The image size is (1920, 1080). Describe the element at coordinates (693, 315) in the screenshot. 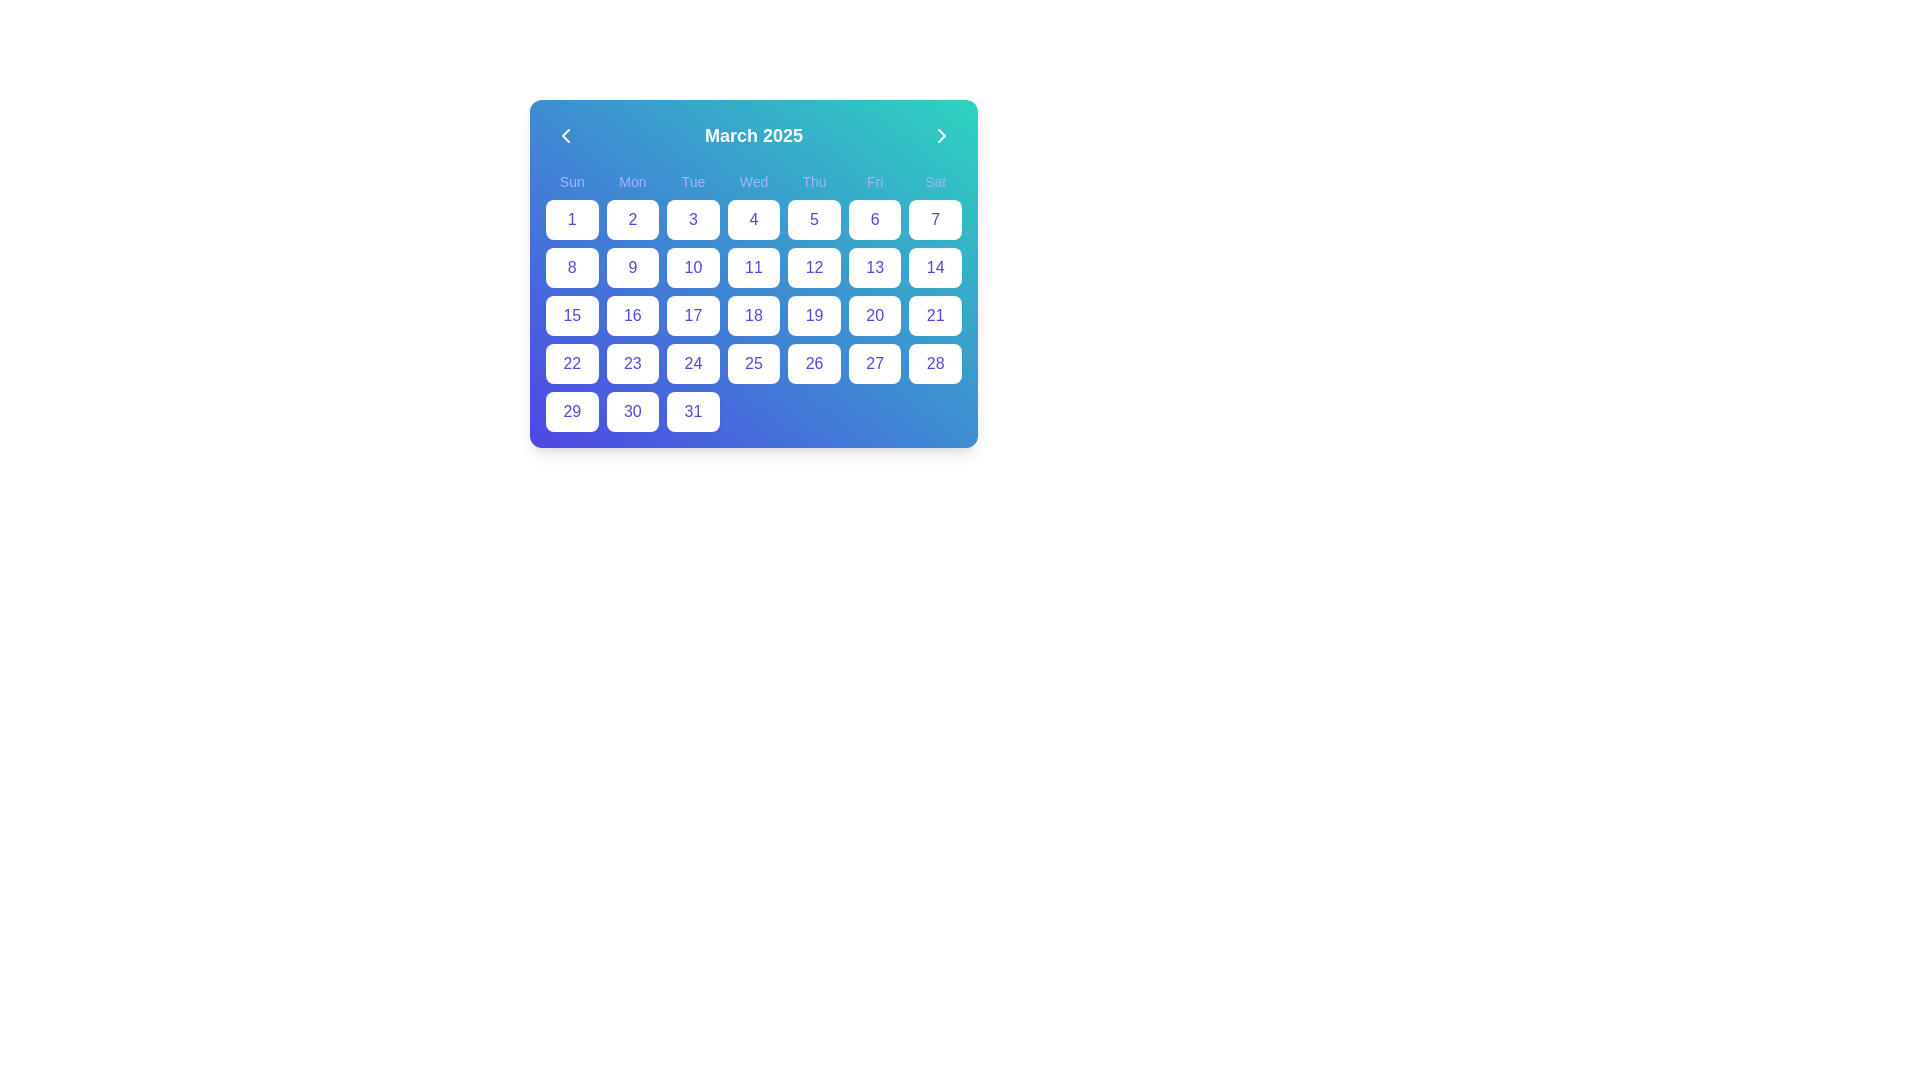

I see `the date '17' button in the calendar interface` at that location.